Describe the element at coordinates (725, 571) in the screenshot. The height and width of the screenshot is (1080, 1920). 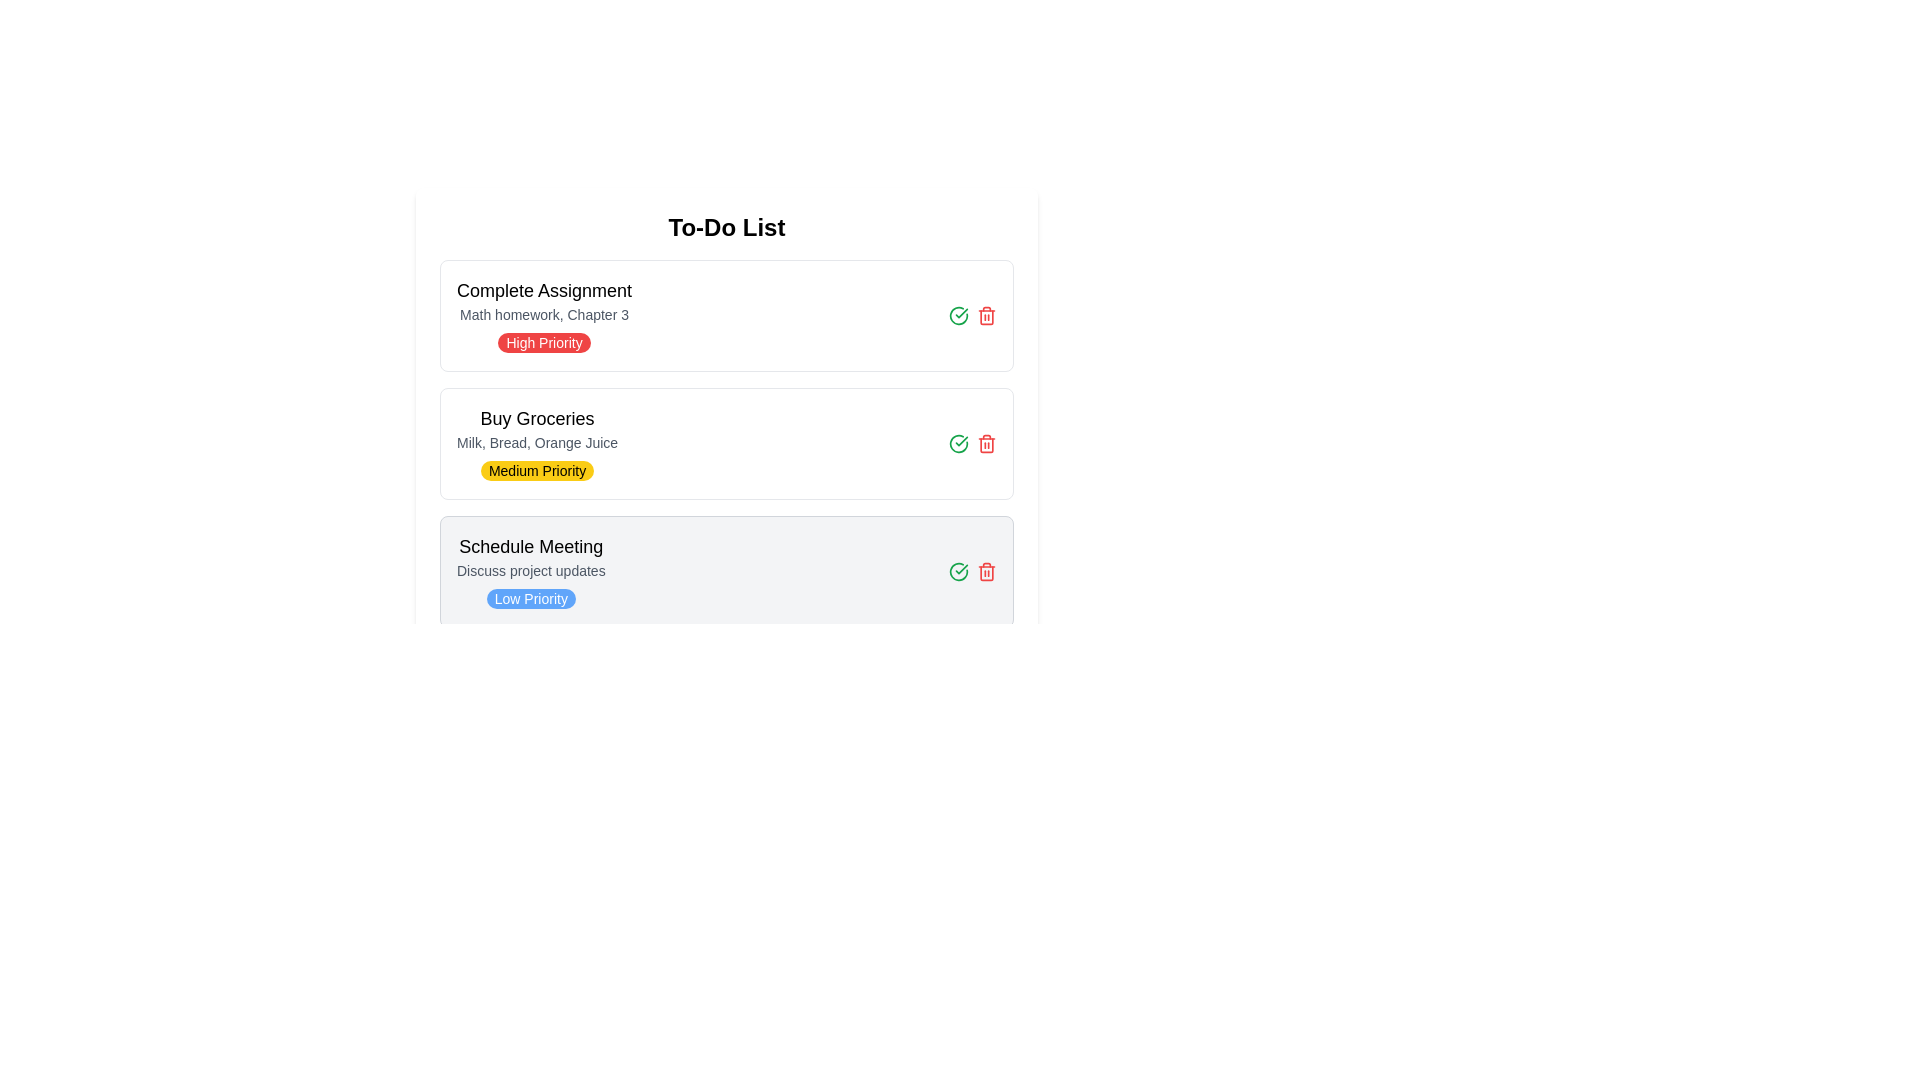
I see `the task item labeled 'Schedule Meeting'` at that location.